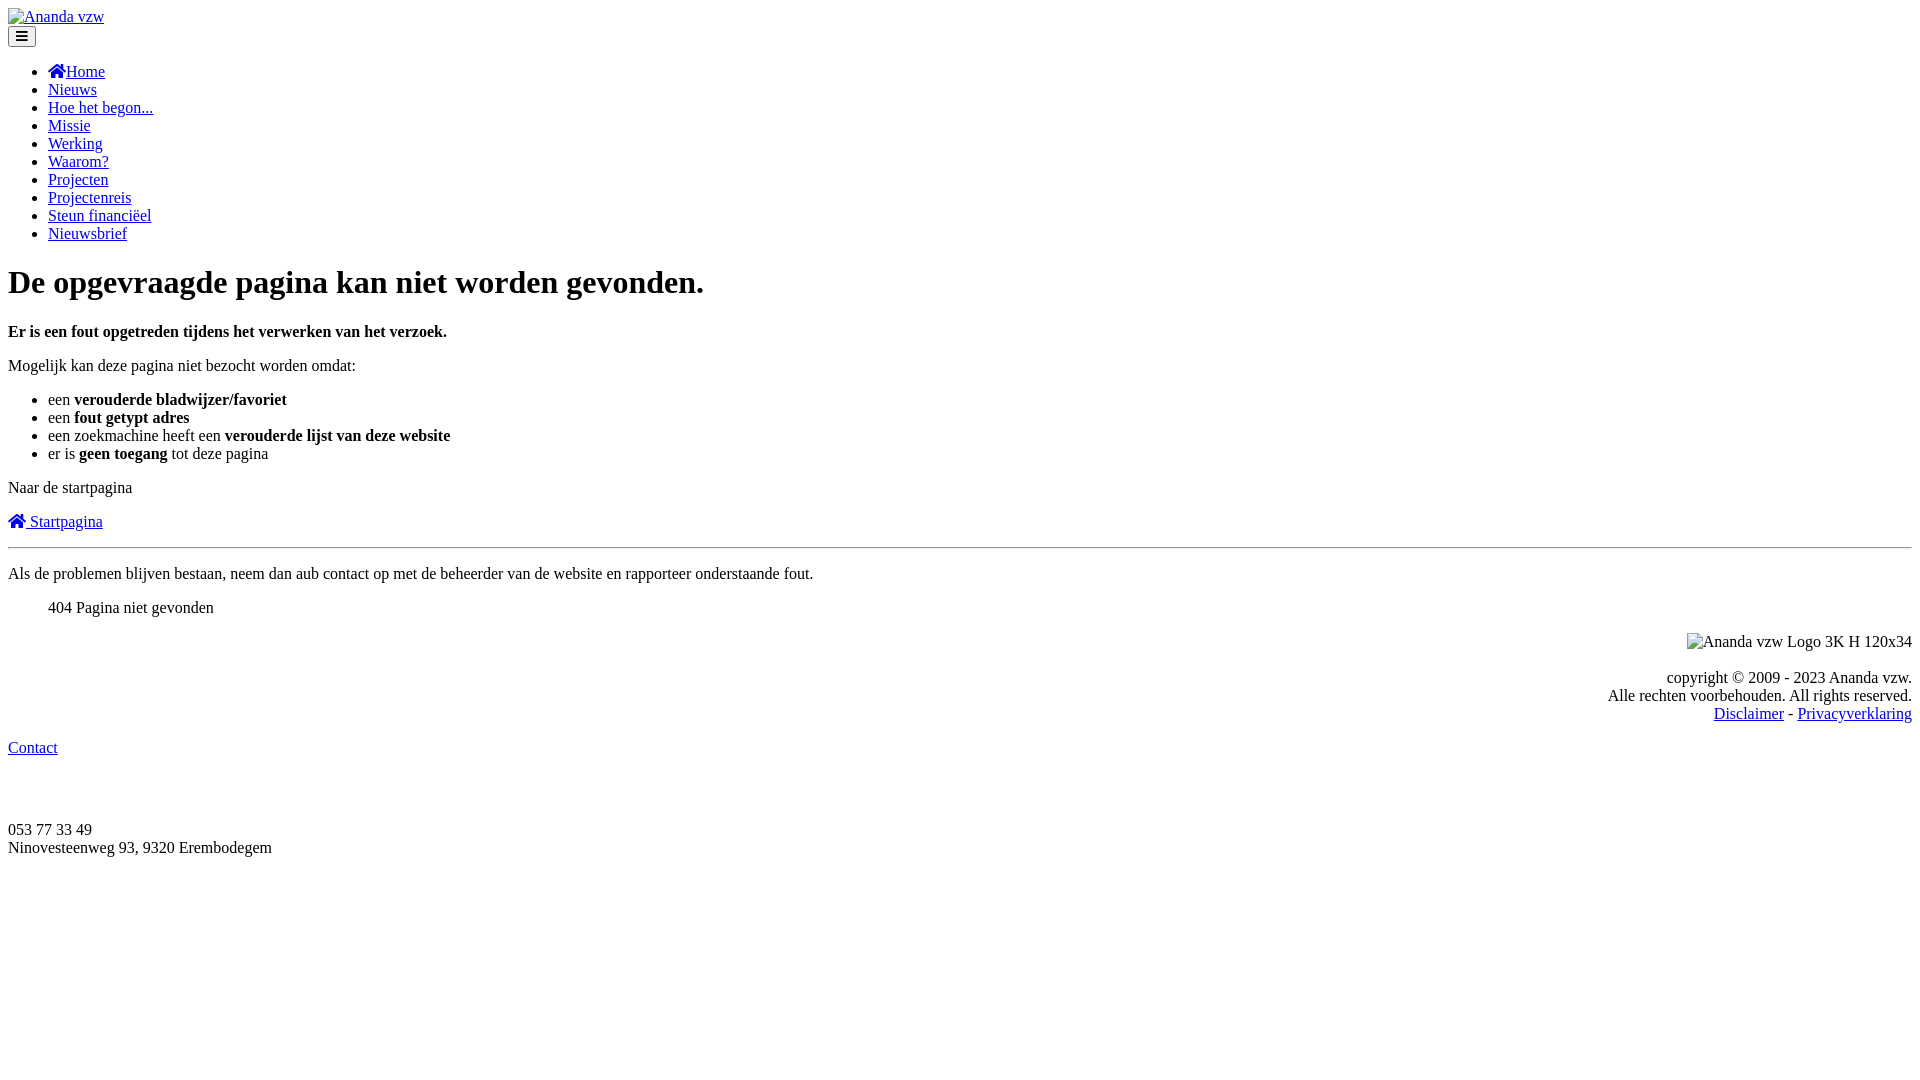  Describe the element at coordinates (72, 88) in the screenshot. I see `'Nieuws'` at that location.